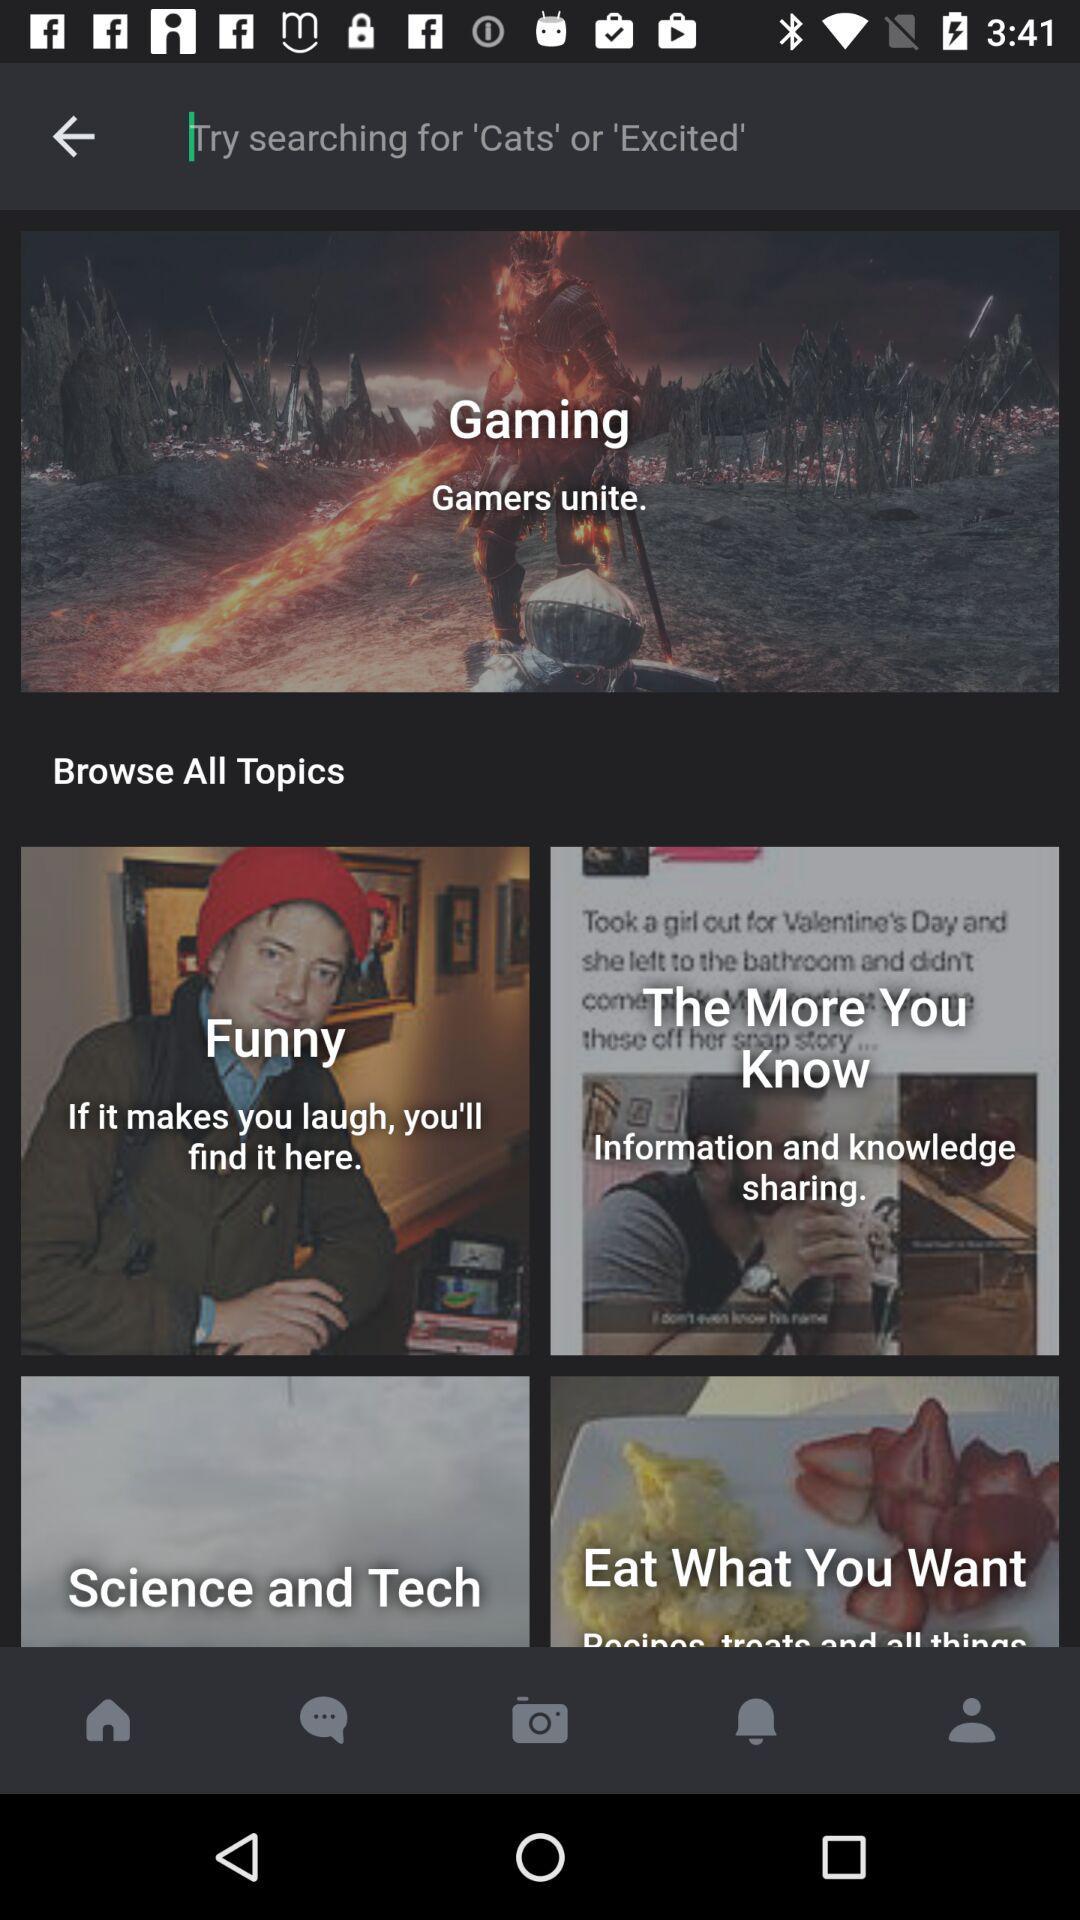  Describe the element at coordinates (971, 1719) in the screenshot. I see `the icon below eat what you` at that location.